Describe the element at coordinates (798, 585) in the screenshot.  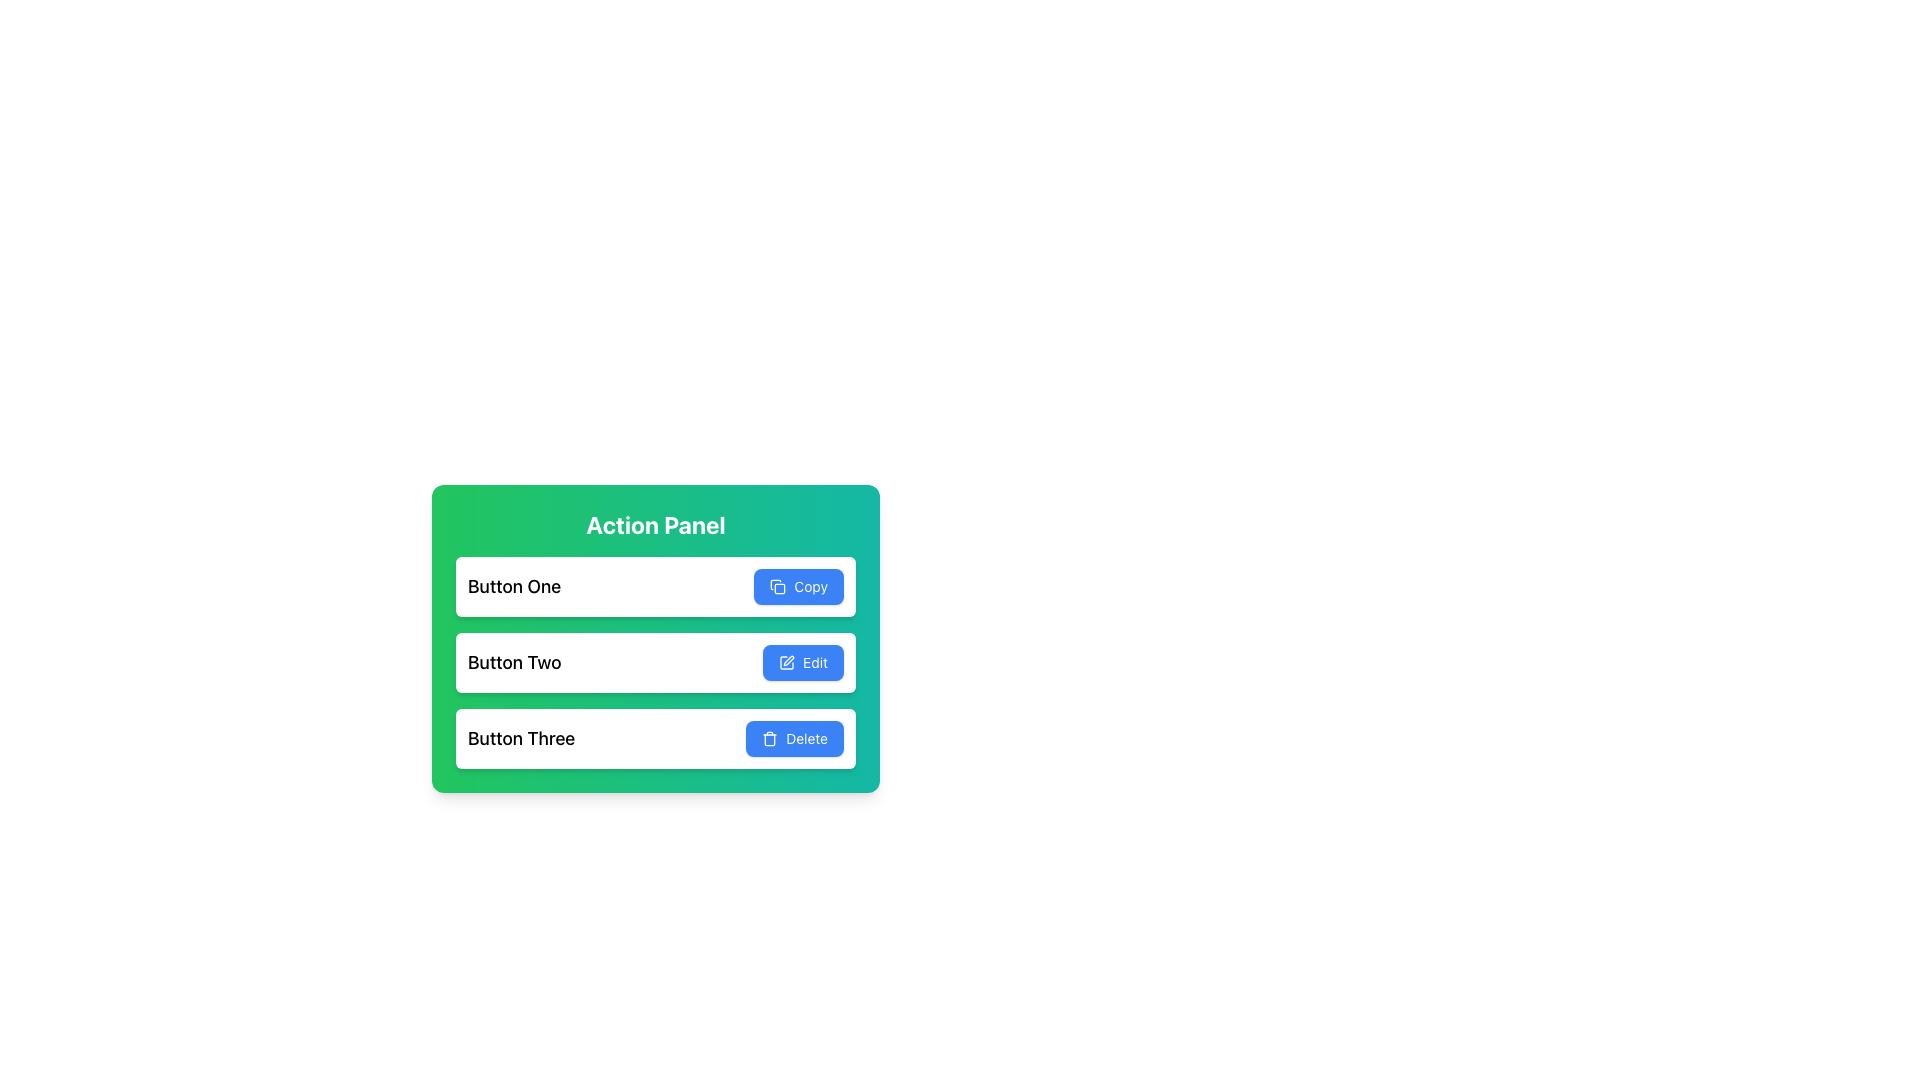
I see `the rectangular blue button labeled 'Copy', which has an icon of overlapping squares on the left` at that location.